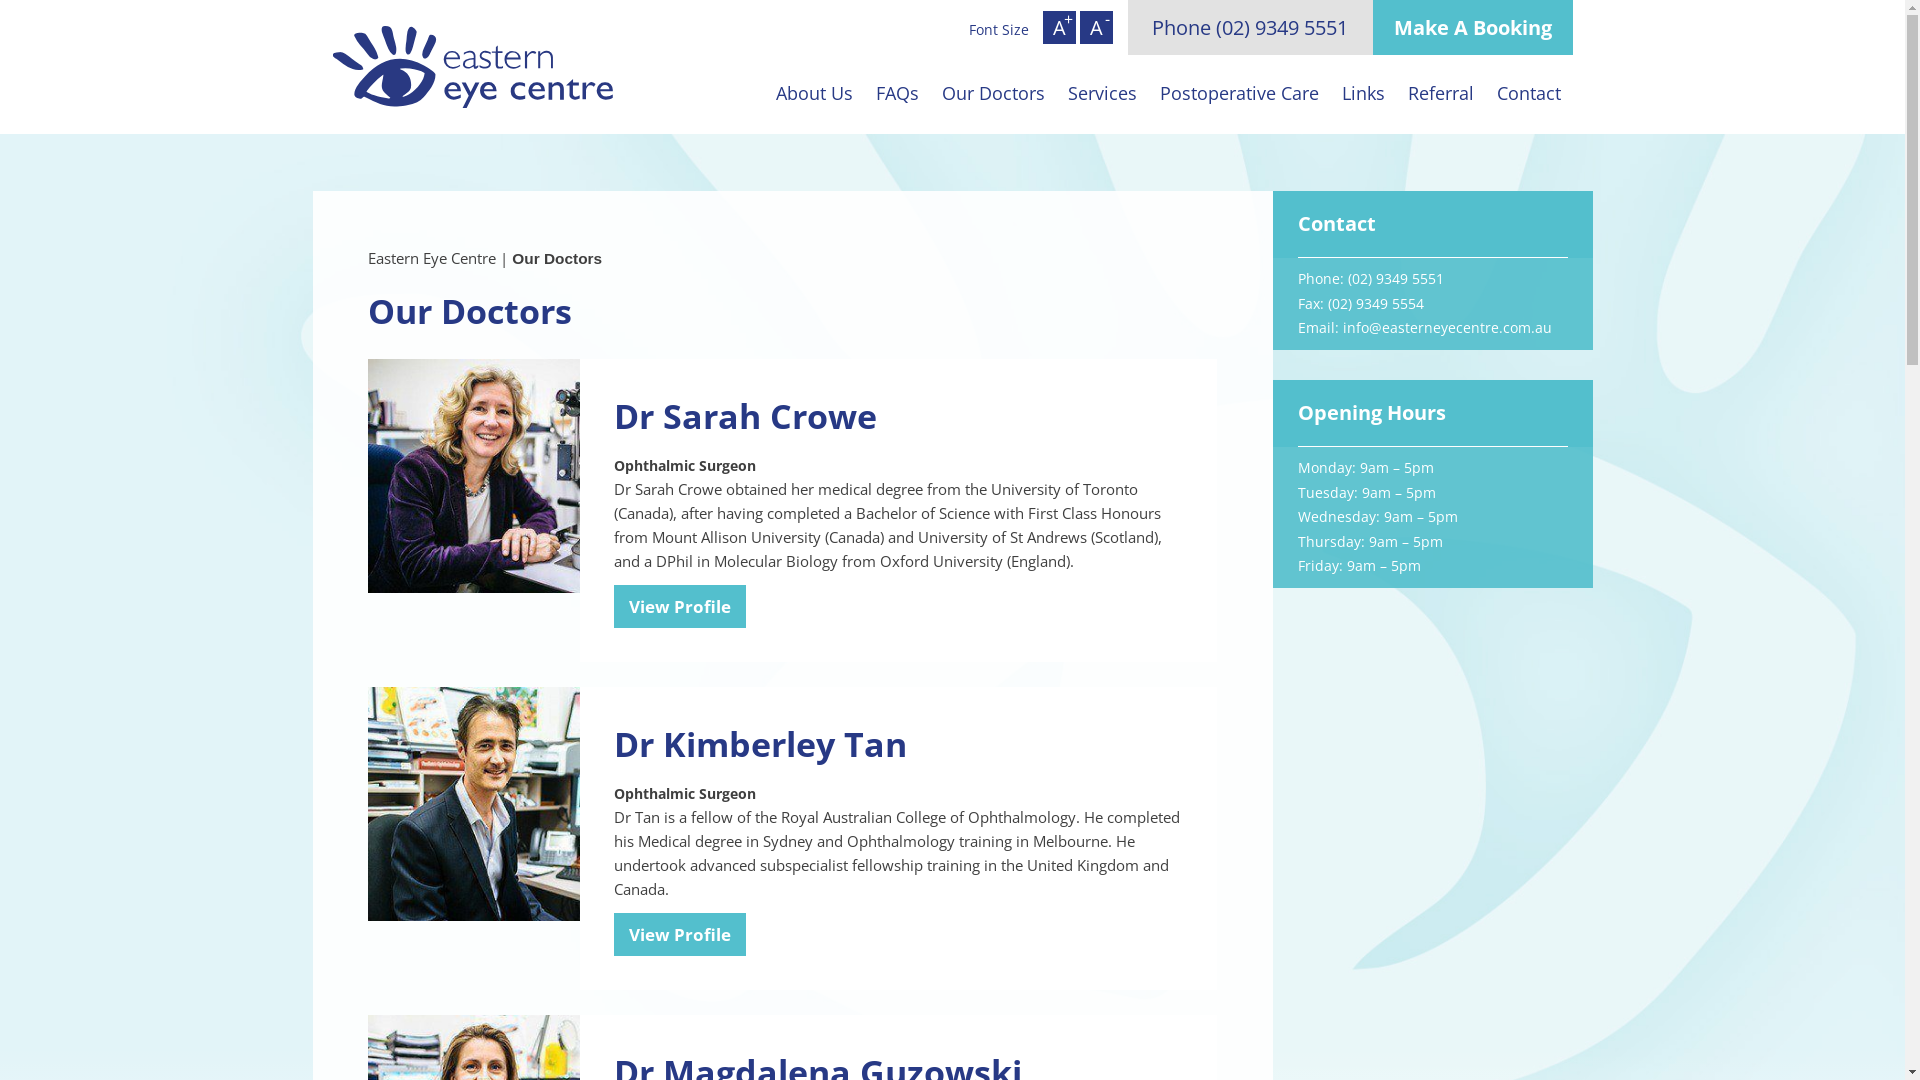 This screenshot has width=1920, height=1080. Describe the element at coordinates (1362, 92) in the screenshot. I see `'Links'` at that location.